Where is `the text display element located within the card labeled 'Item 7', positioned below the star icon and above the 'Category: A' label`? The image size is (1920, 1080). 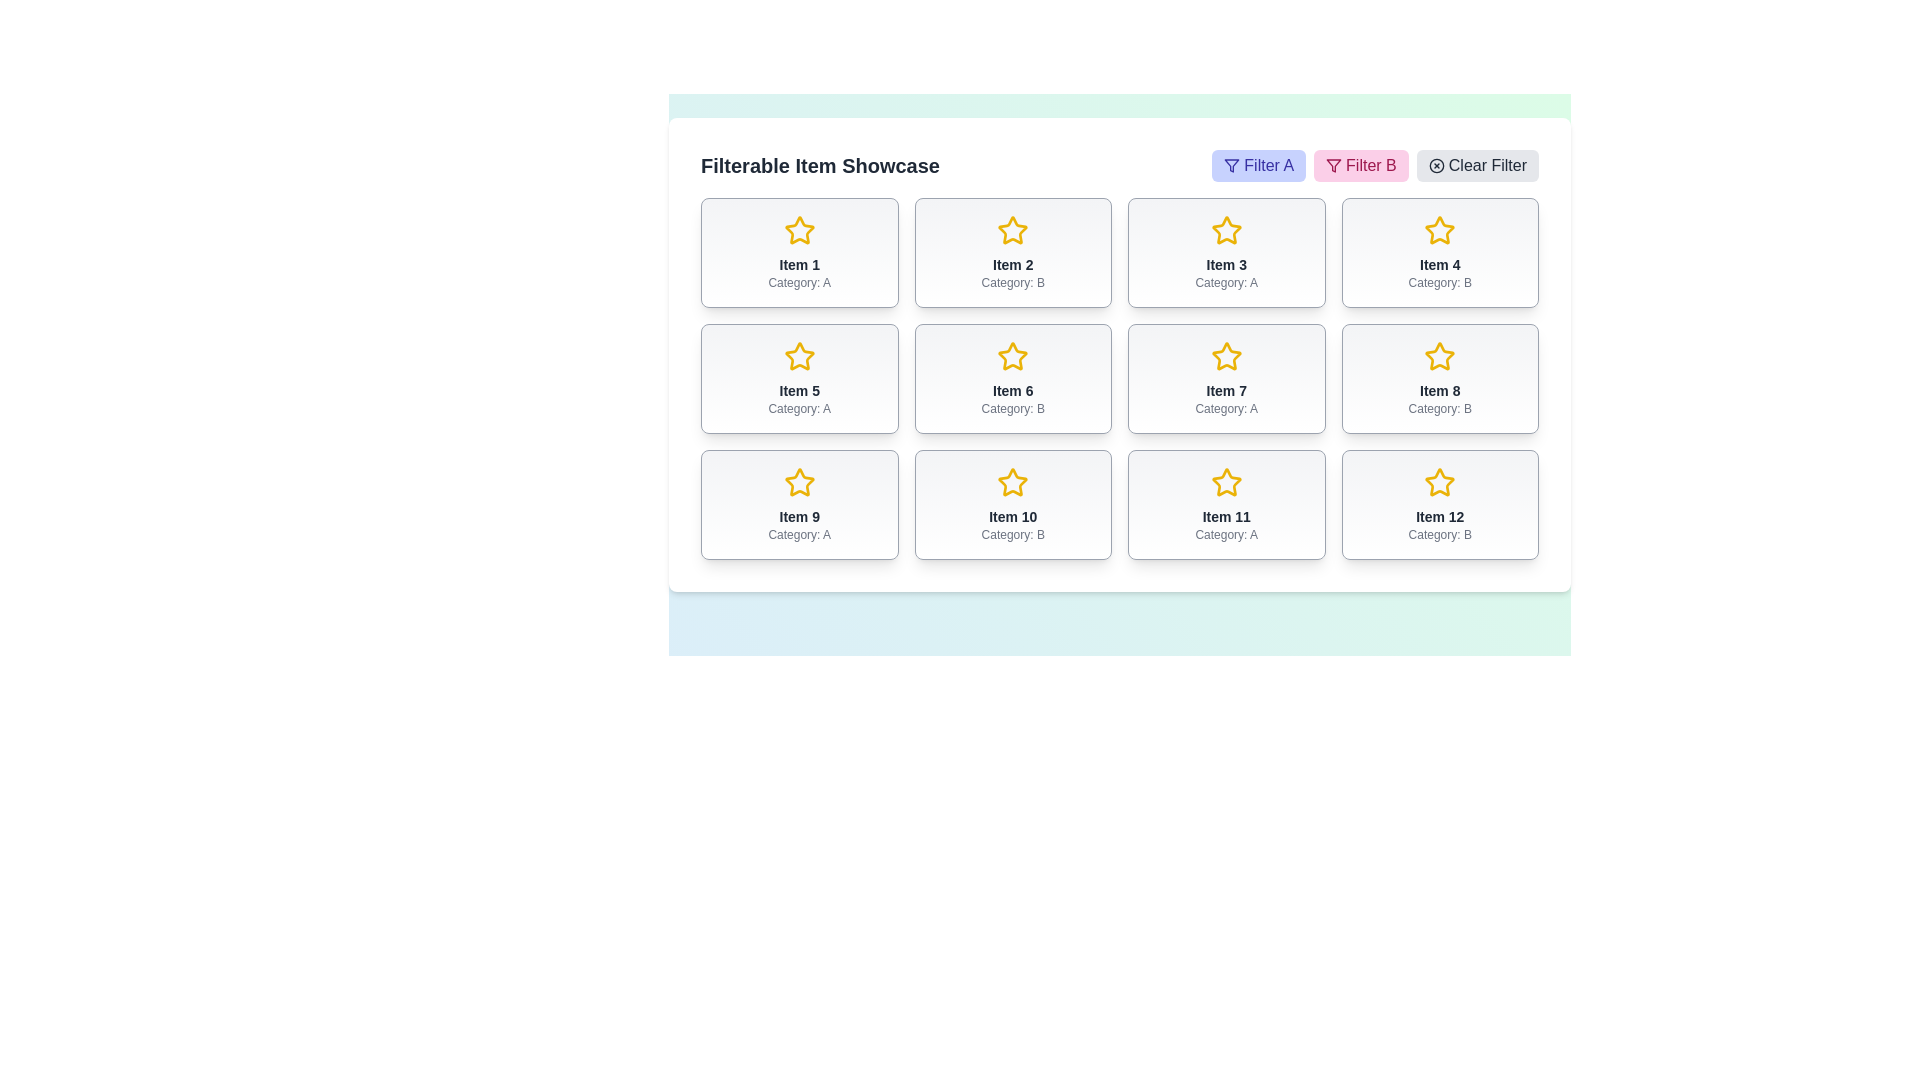 the text display element located within the card labeled 'Item 7', positioned below the star icon and above the 'Category: A' label is located at coordinates (1225, 390).